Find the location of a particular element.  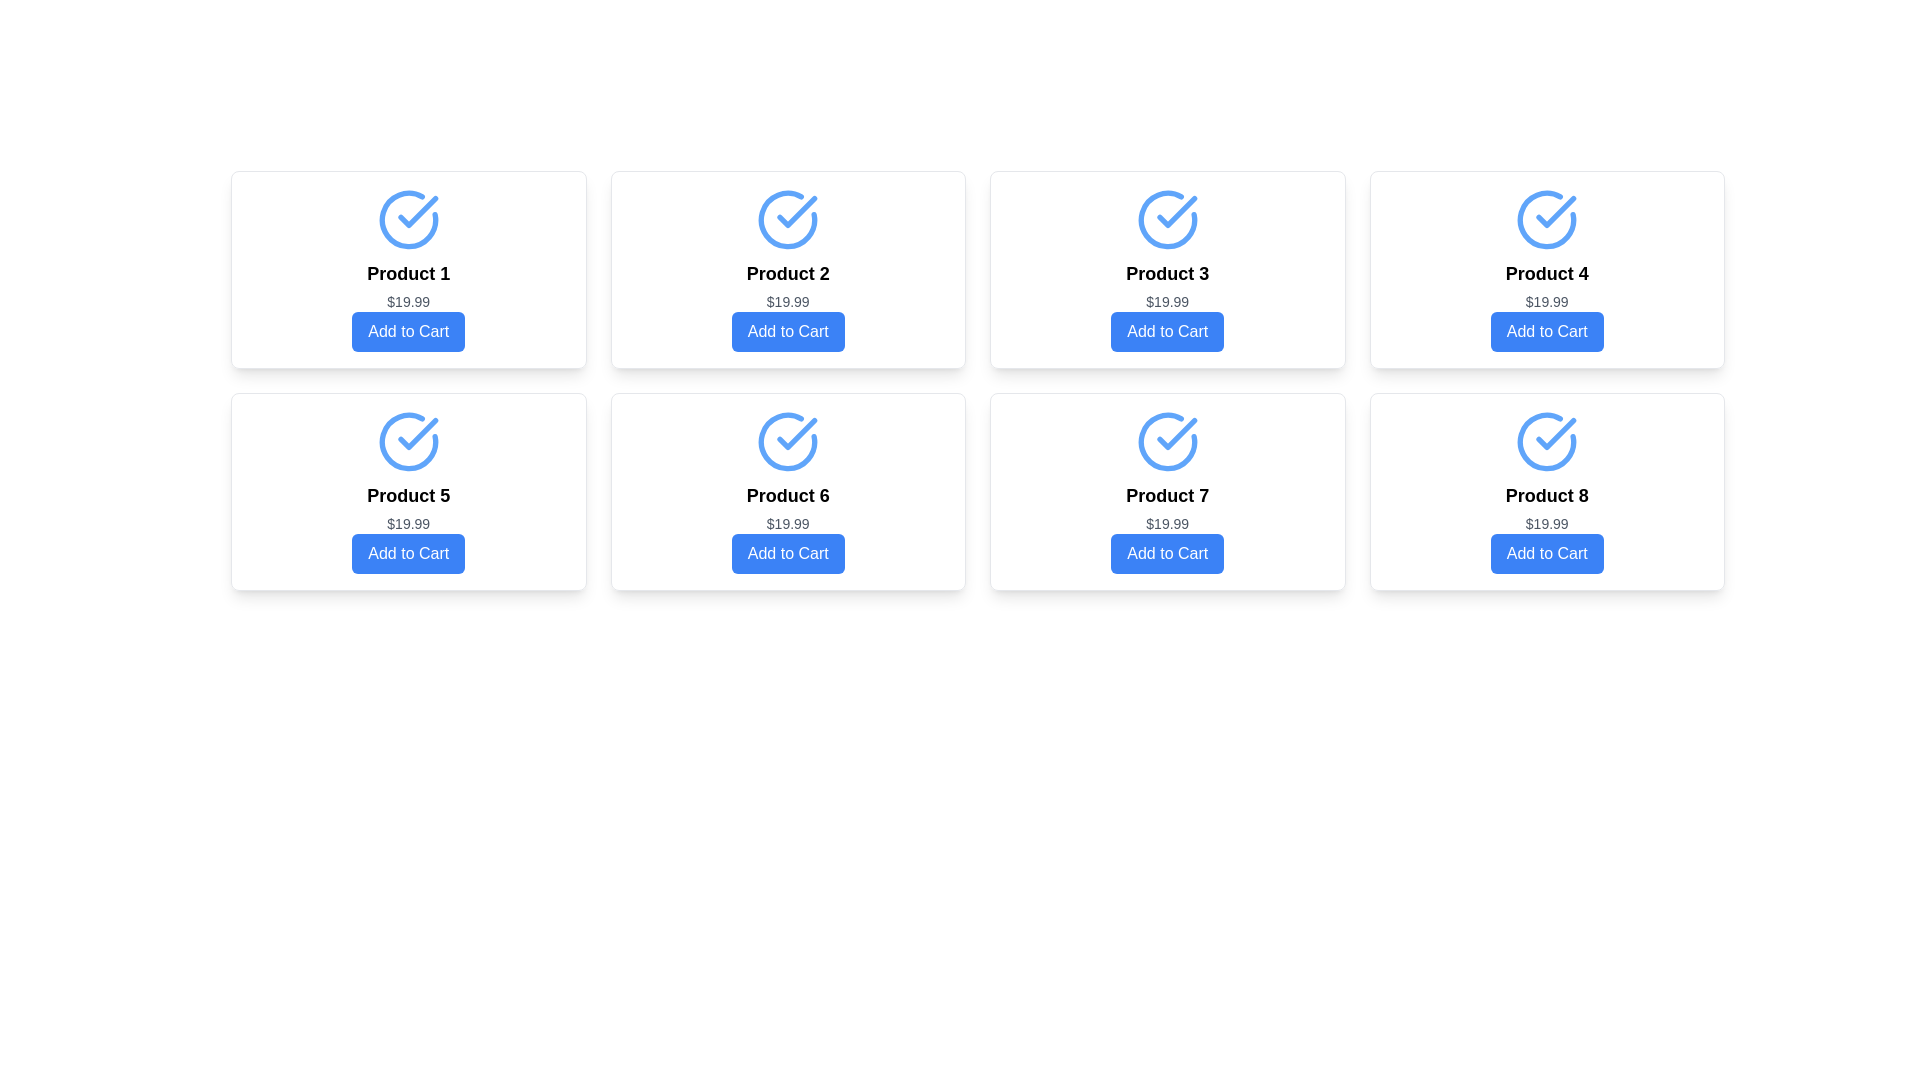

product name displayed in the text label located in the bottom-right corner of the card component is located at coordinates (1546, 495).